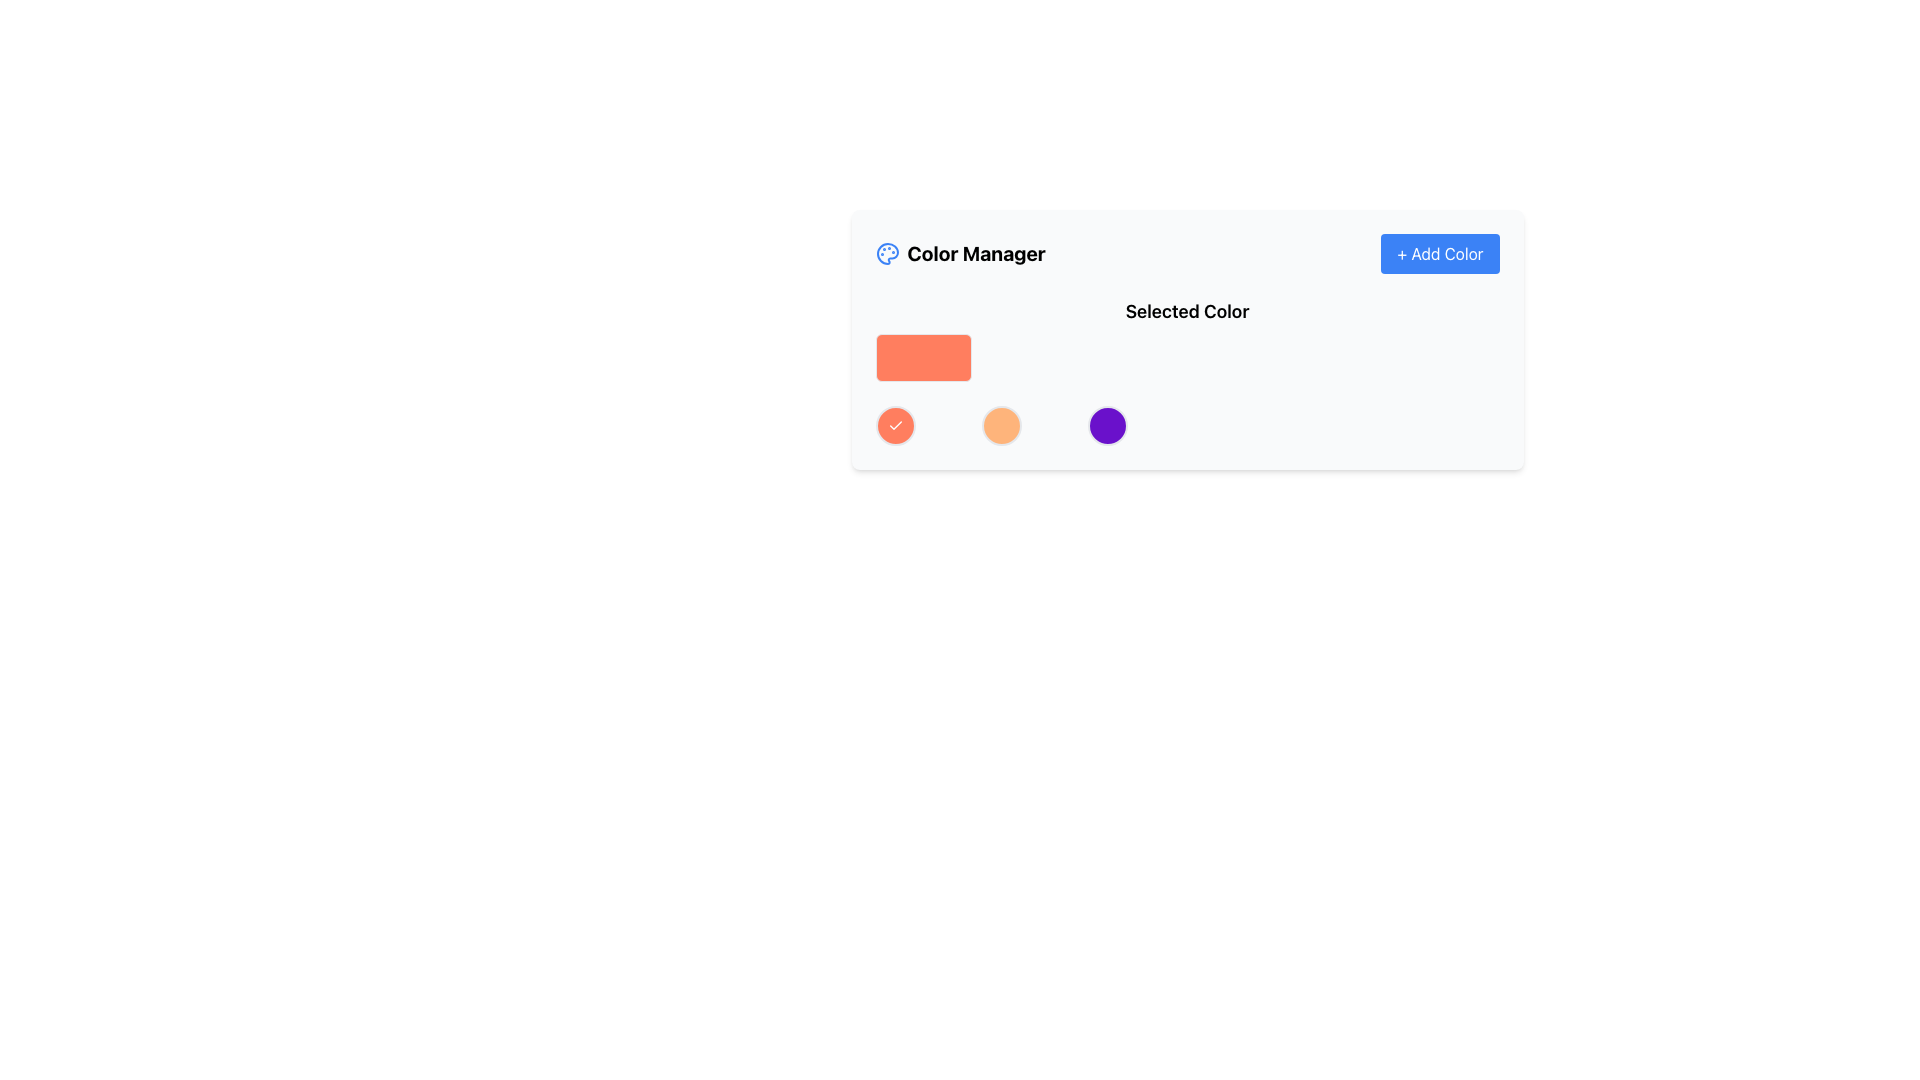 This screenshot has height=1080, width=1920. What do you see at coordinates (886, 253) in the screenshot?
I see `the blue circular palette icon with smaller dots, located to the left of the 'Color Manager' text` at bounding box center [886, 253].